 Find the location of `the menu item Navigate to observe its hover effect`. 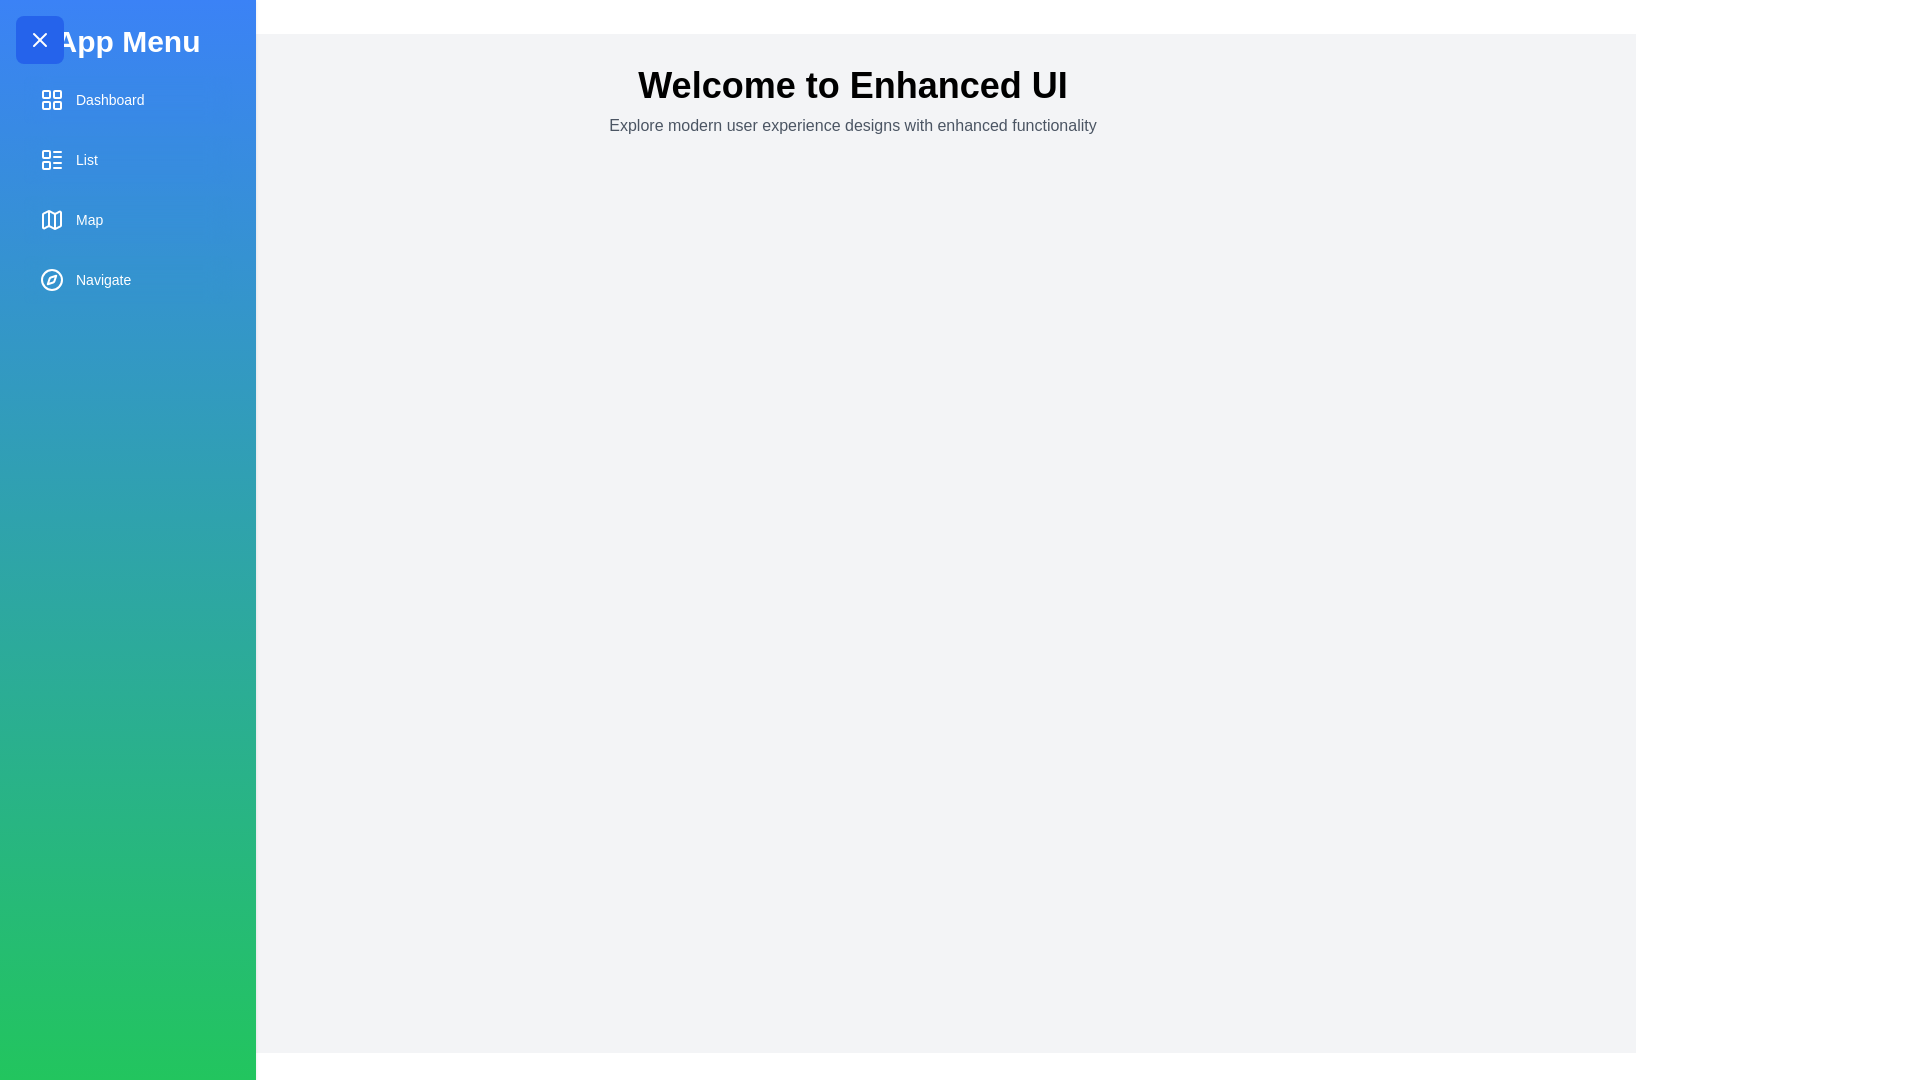

the menu item Navigate to observe its hover effect is located at coordinates (127, 280).